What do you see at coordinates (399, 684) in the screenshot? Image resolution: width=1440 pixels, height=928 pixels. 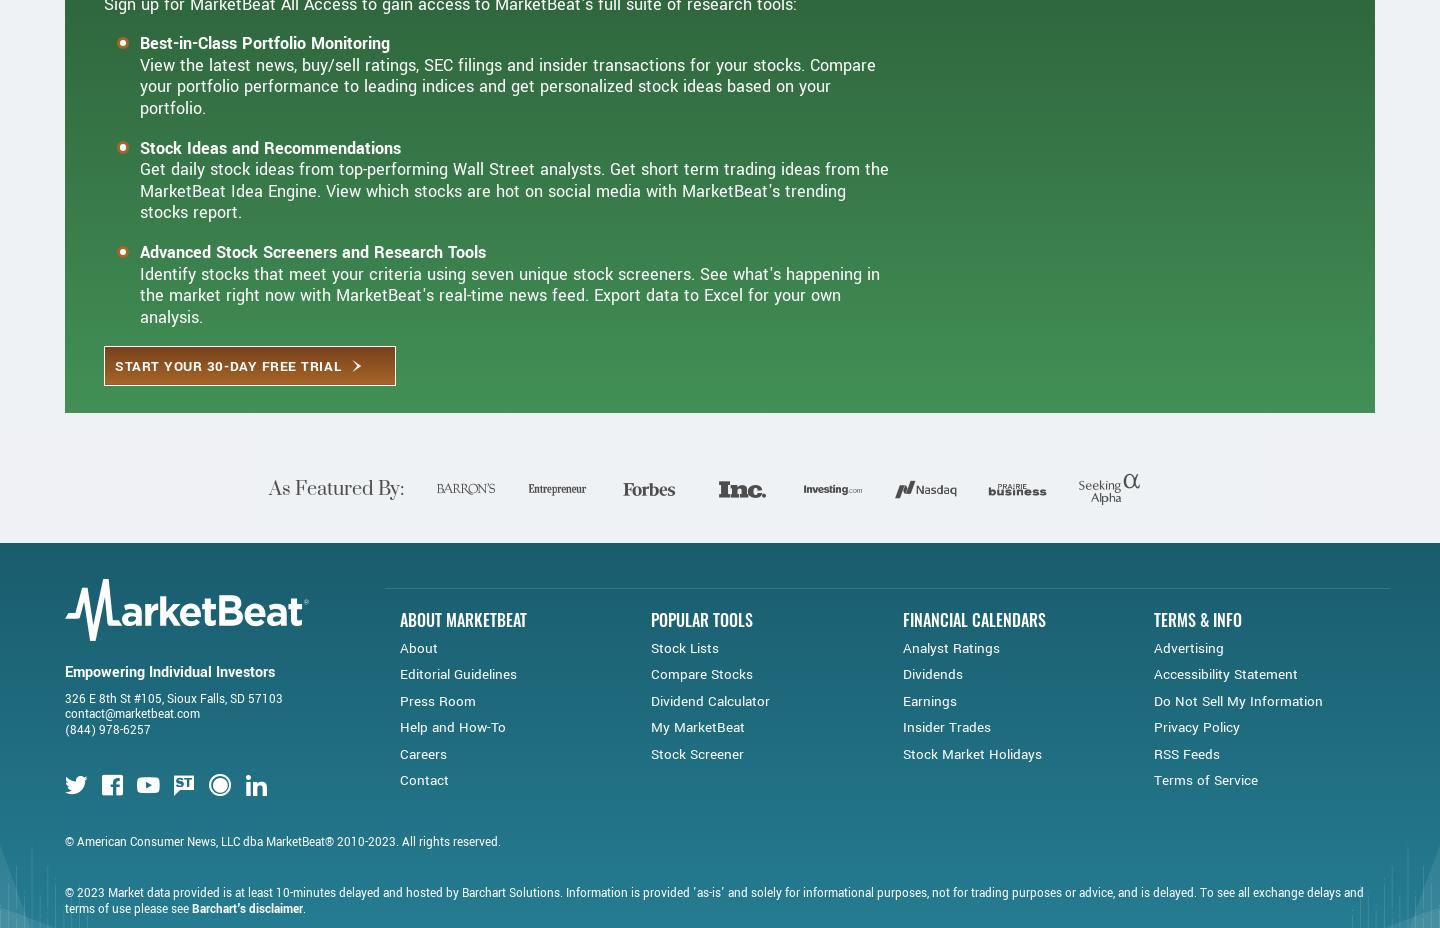 I see `'About MarketBeat'` at bounding box center [399, 684].